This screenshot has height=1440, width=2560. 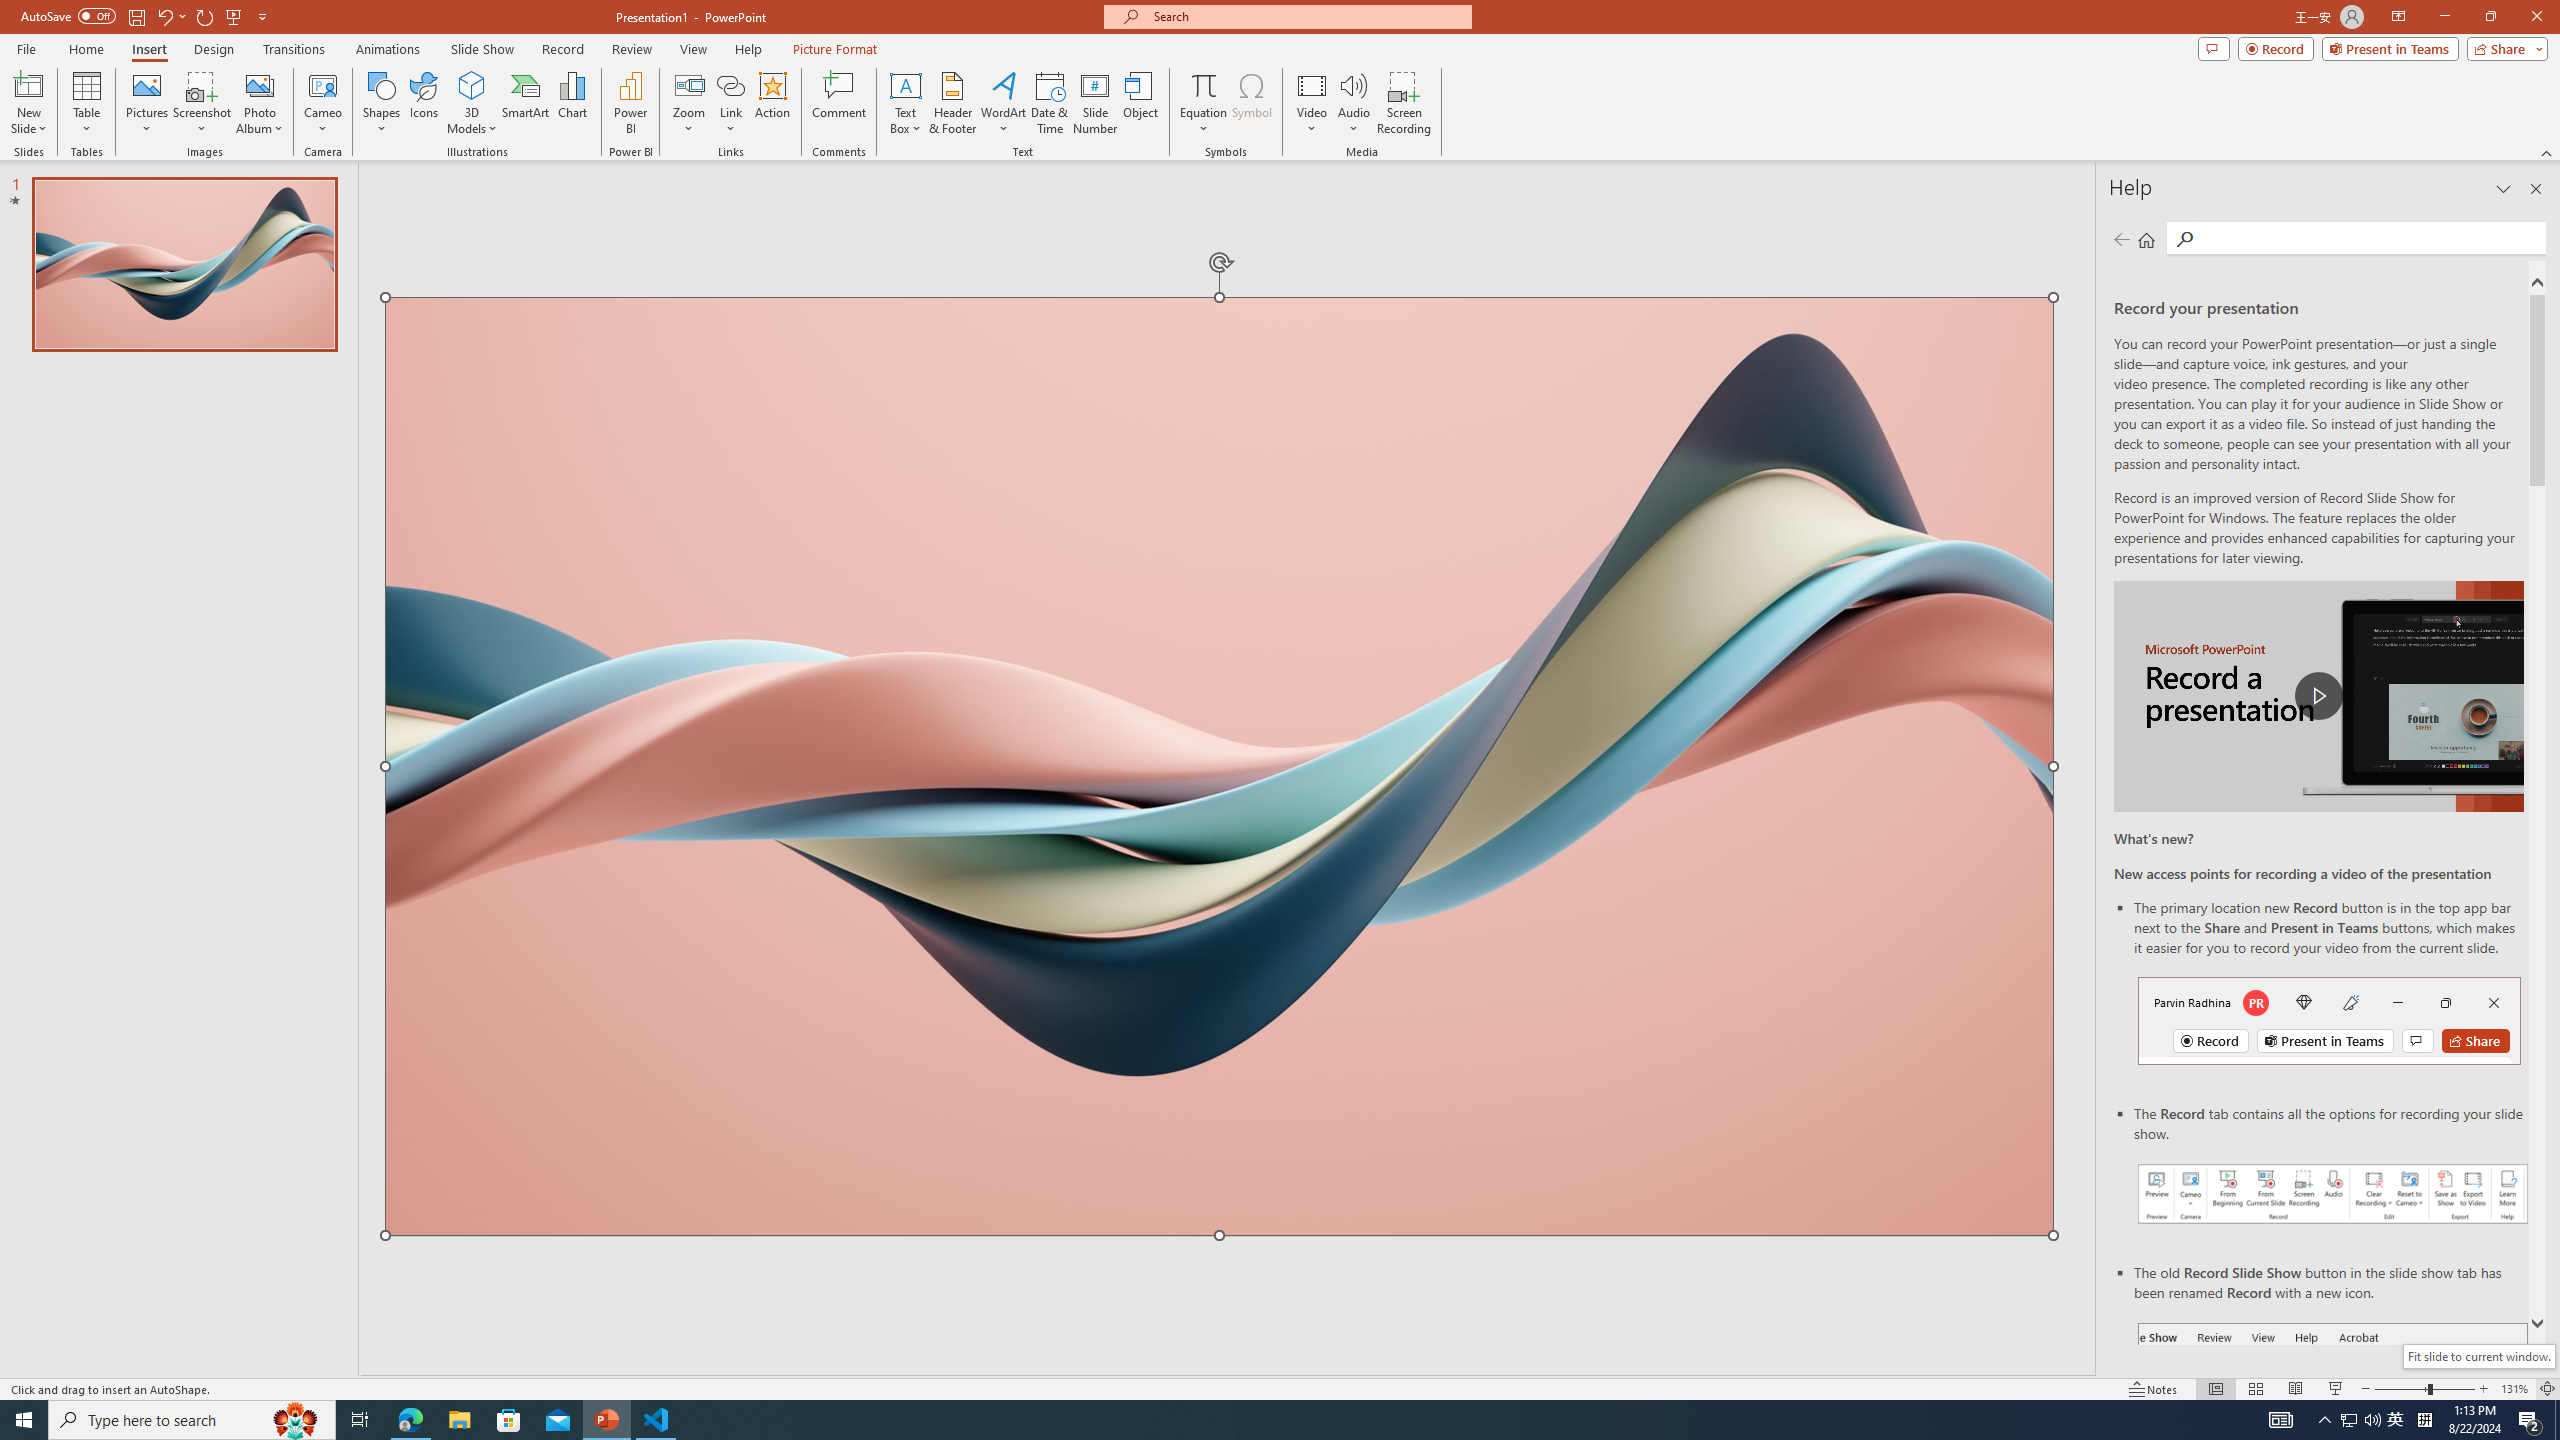 What do you see at coordinates (1251, 103) in the screenshot?
I see `'Symbol...'` at bounding box center [1251, 103].